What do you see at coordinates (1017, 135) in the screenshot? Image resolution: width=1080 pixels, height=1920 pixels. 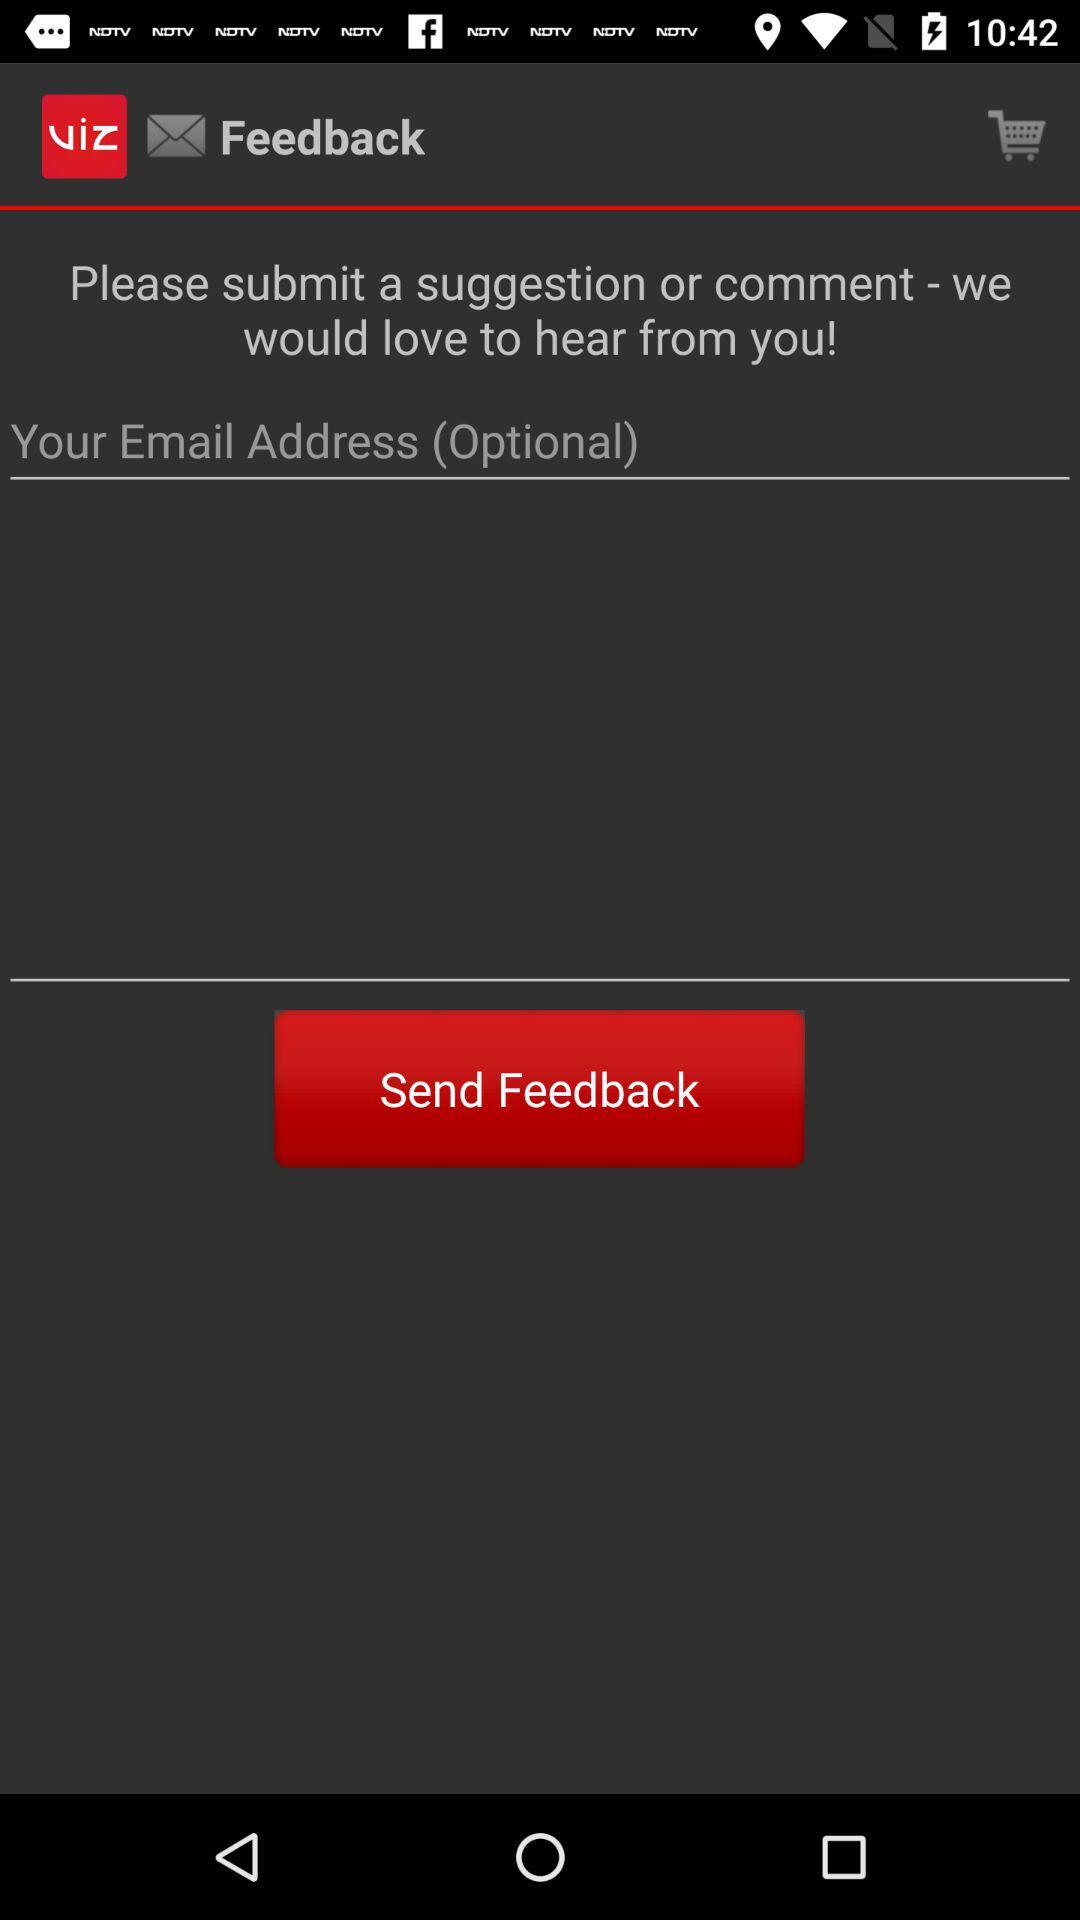 I see `the icon next to  feedback item` at bounding box center [1017, 135].